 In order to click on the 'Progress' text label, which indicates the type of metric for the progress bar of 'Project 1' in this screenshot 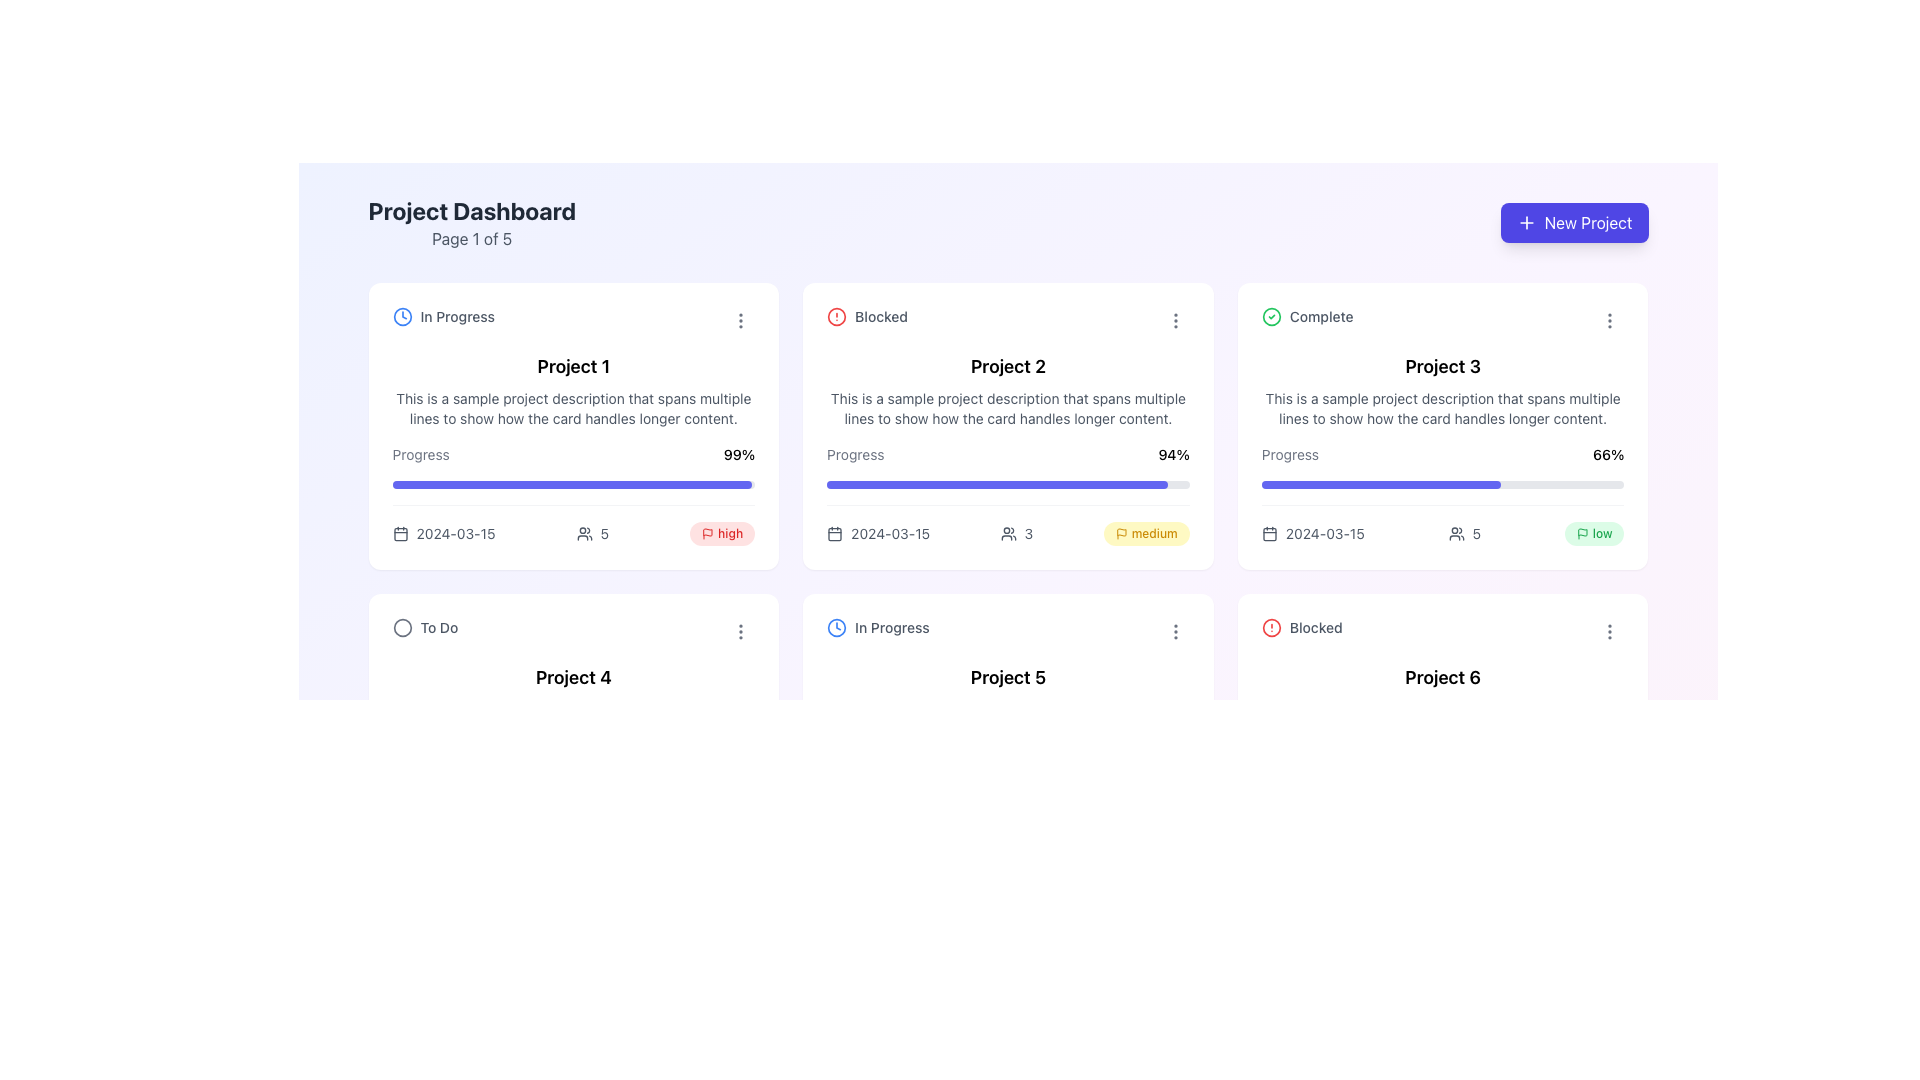, I will do `click(420, 455)`.